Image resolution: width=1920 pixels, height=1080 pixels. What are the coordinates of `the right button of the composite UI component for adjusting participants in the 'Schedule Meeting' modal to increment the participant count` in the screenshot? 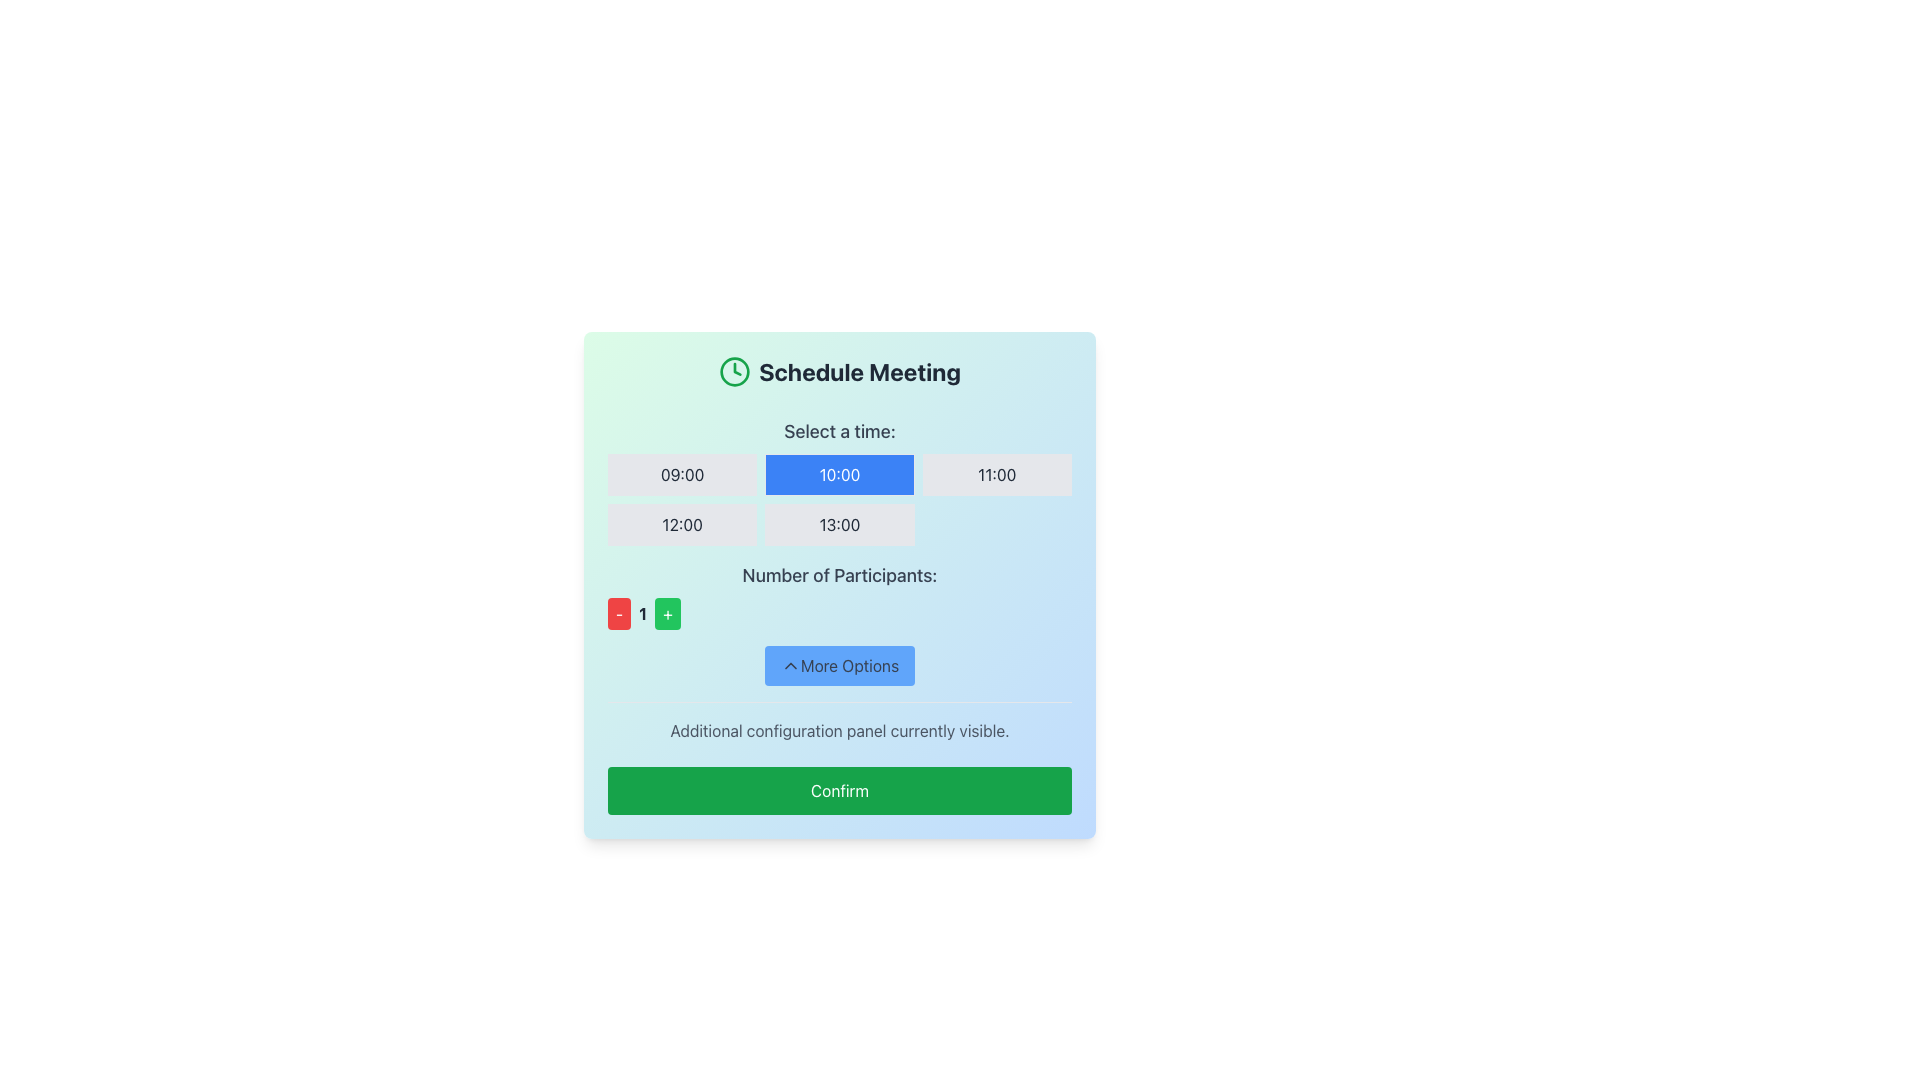 It's located at (840, 595).